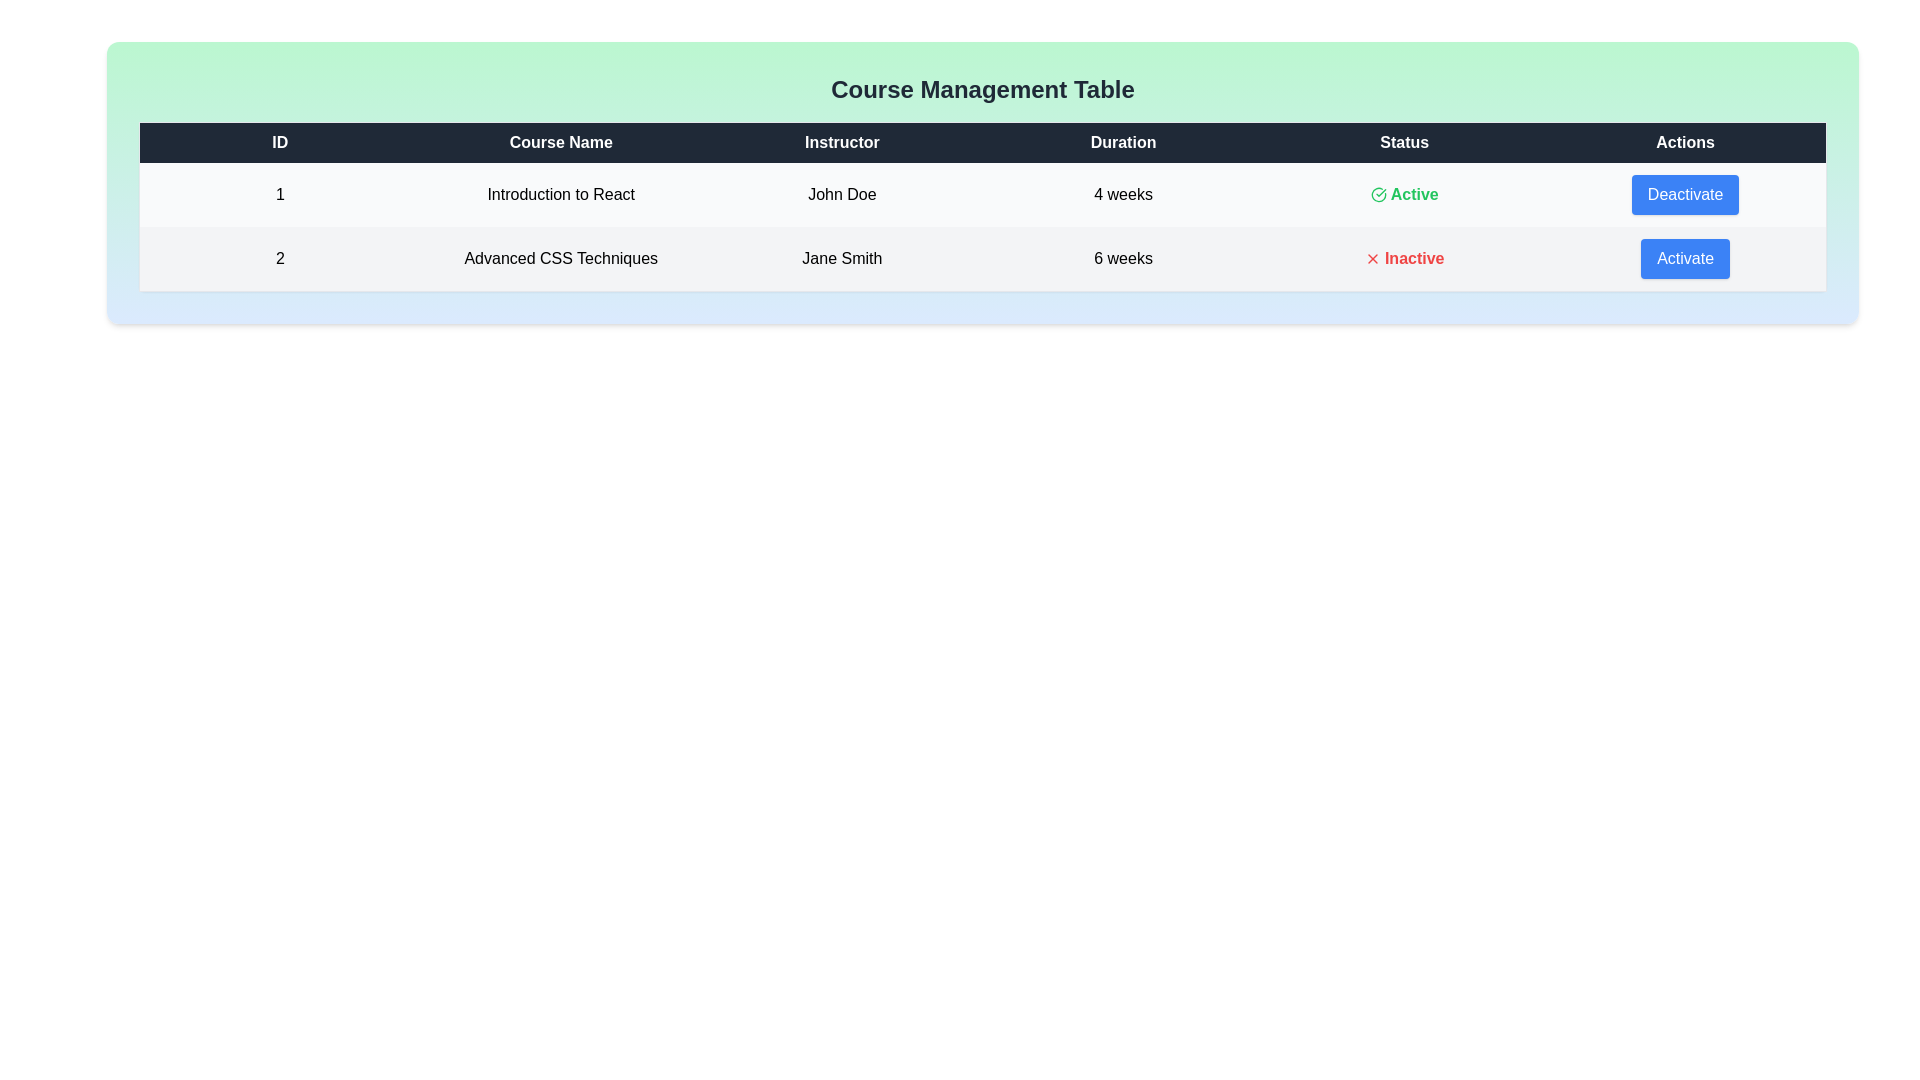 The height and width of the screenshot is (1080, 1920). I want to click on text content of the prominent heading labeled 'Course Management Table', which is styled in bold, extra-large dark gray font and located at the top of the course management panel, so click(983, 88).